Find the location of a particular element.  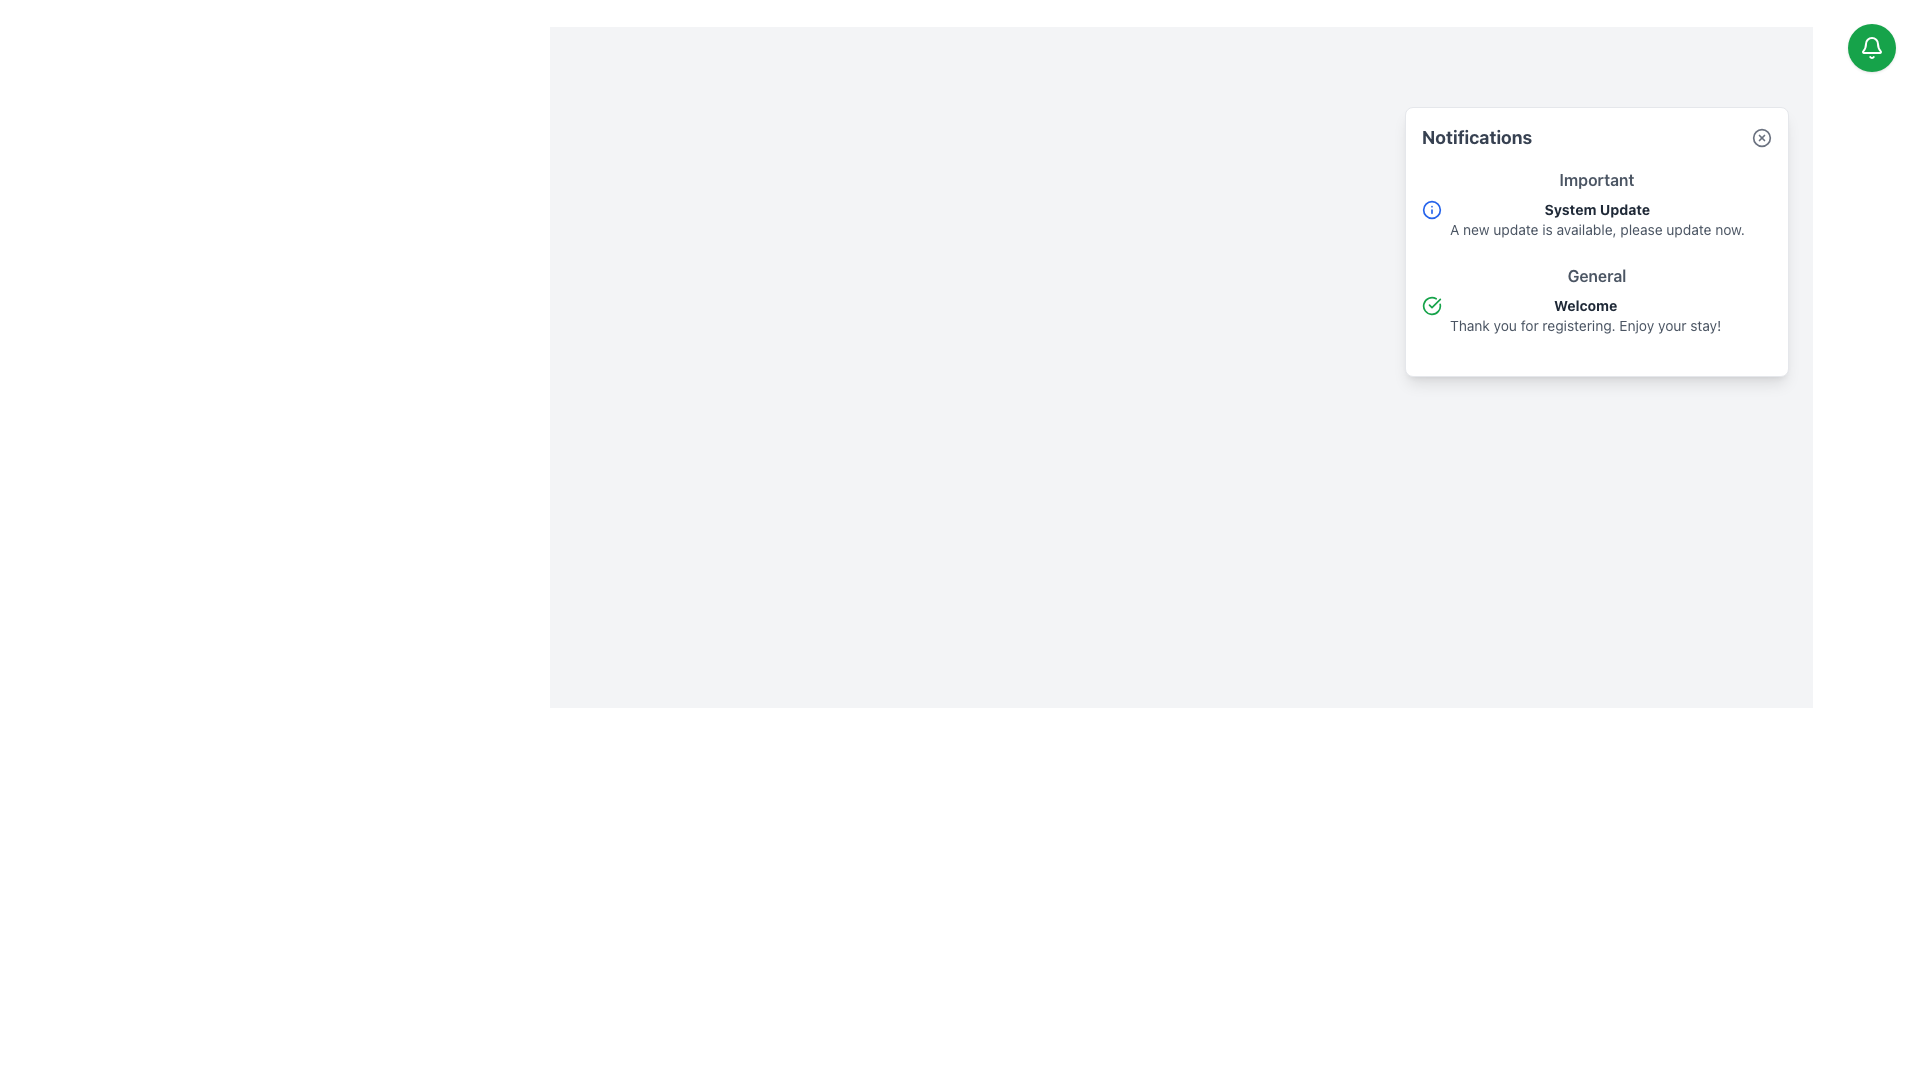

the 'General' Text Label element which is a bold, medium-sized grayscale font heading in the notification panel is located at coordinates (1596, 276).